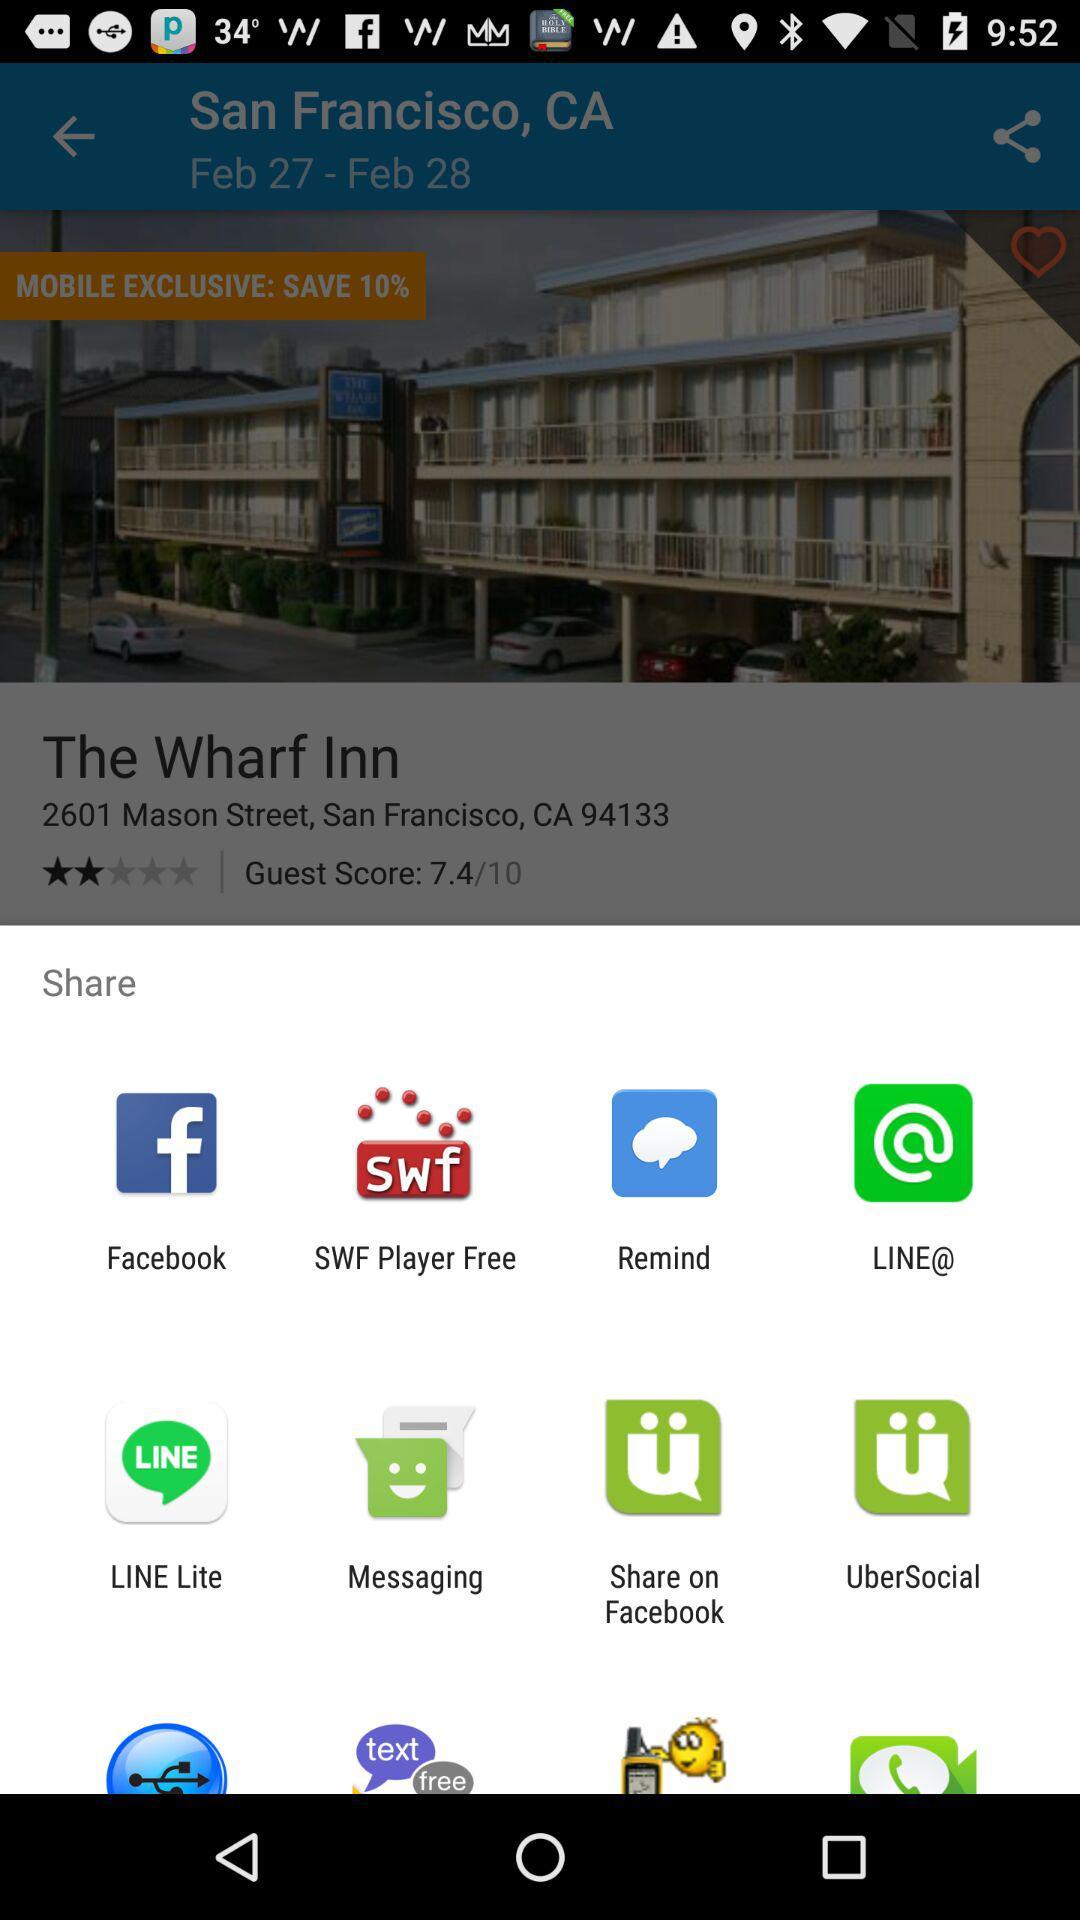 The width and height of the screenshot is (1080, 1920). Describe the element at coordinates (664, 1274) in the screenshot. I see `the remind icon` at that location.